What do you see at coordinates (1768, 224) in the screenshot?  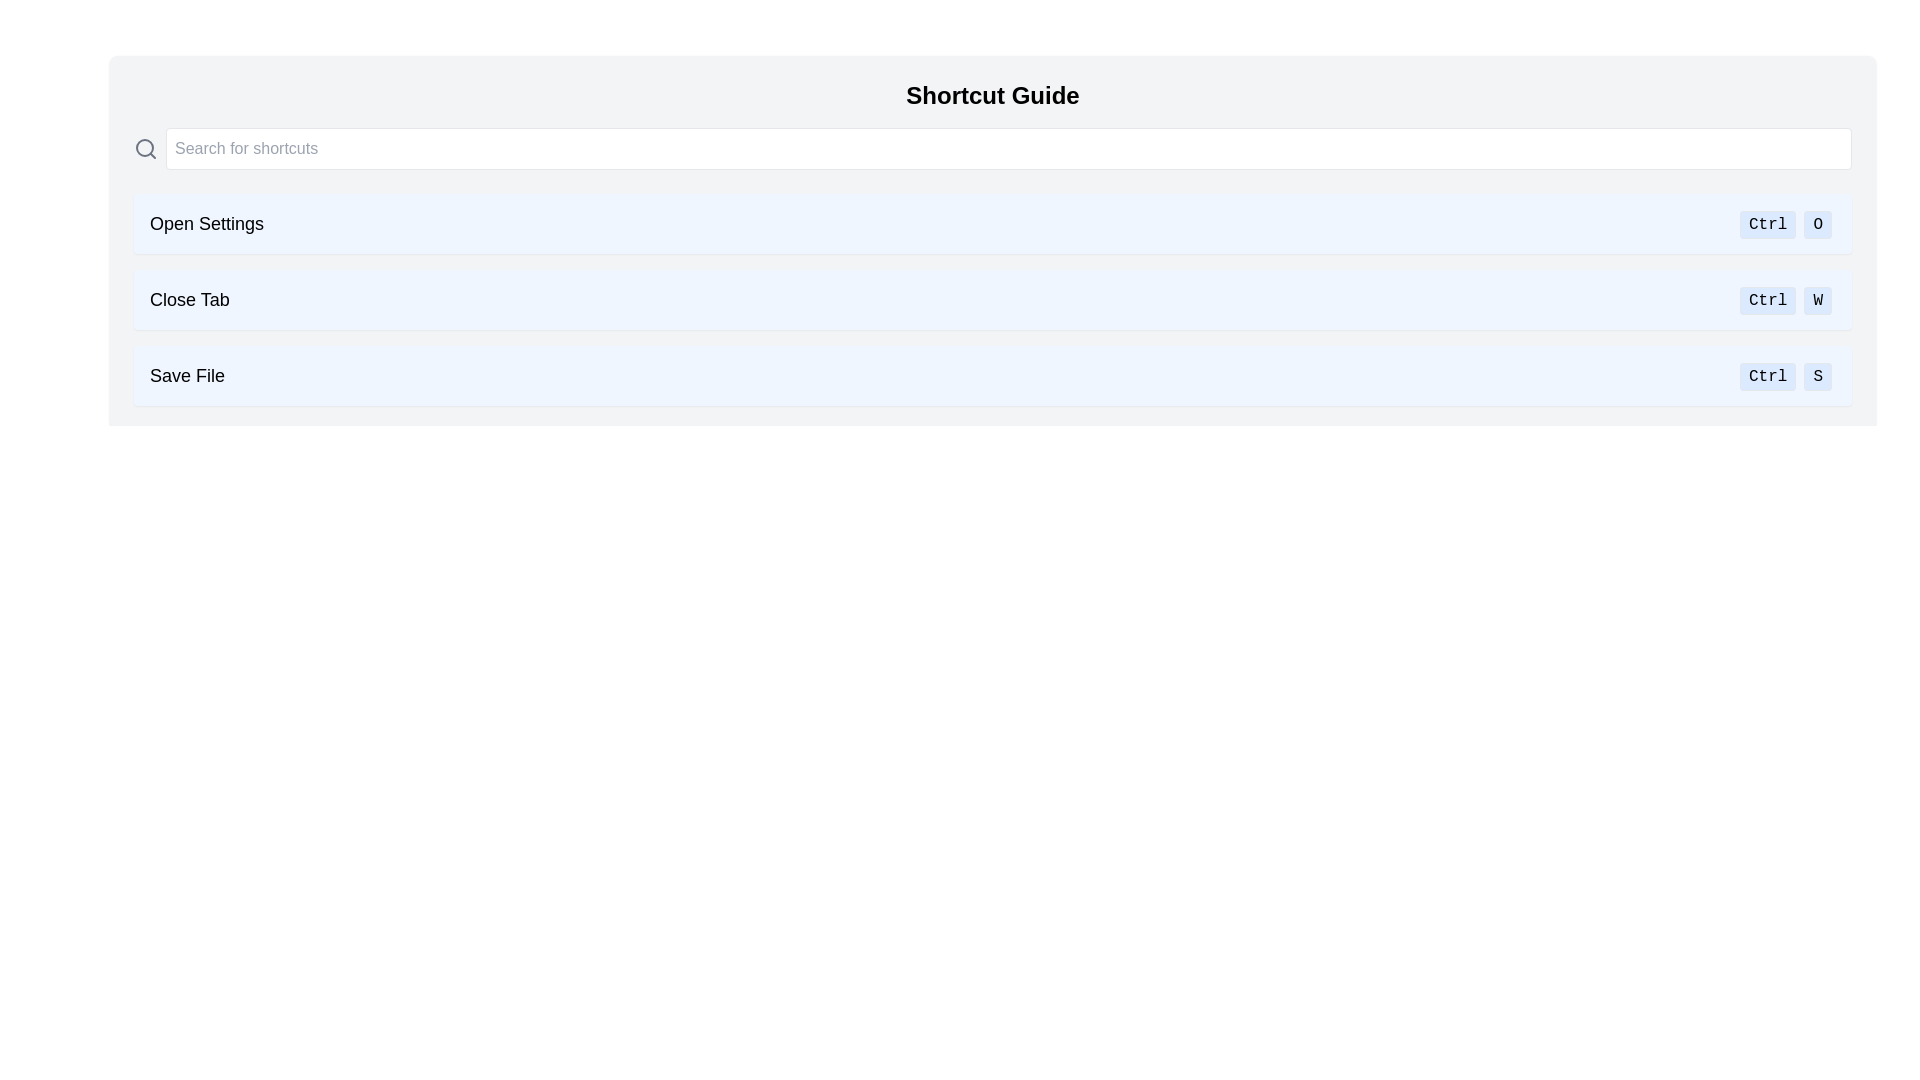 I see `the 'Ctrl' key representation in the shortcut guide, which is part of the 'Ctrl O' combination located to the right of the 'Open Settings' label` at bounding box center [1768, 224].